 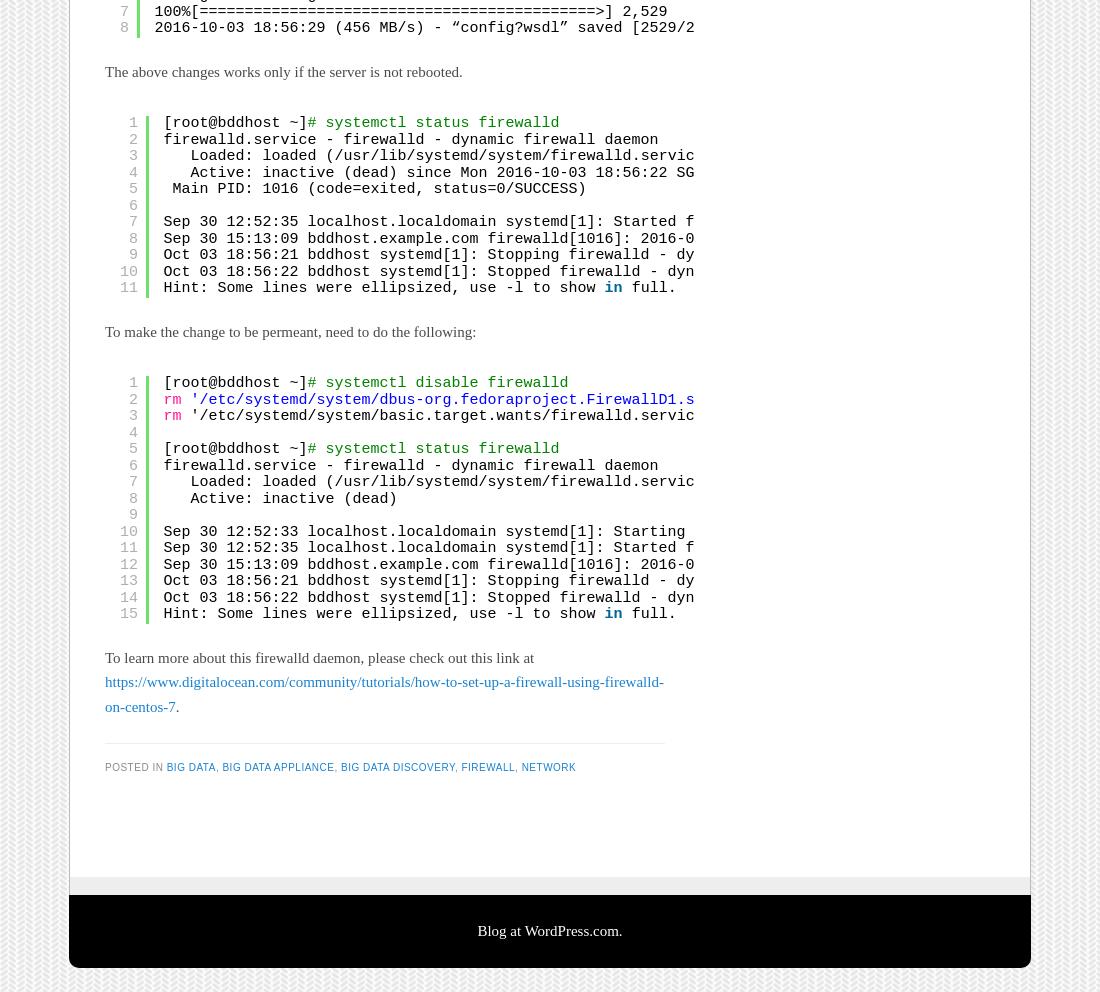 I want to click on 'To make the change to be permeant, need to do the following:', so click(x=289, y=332).